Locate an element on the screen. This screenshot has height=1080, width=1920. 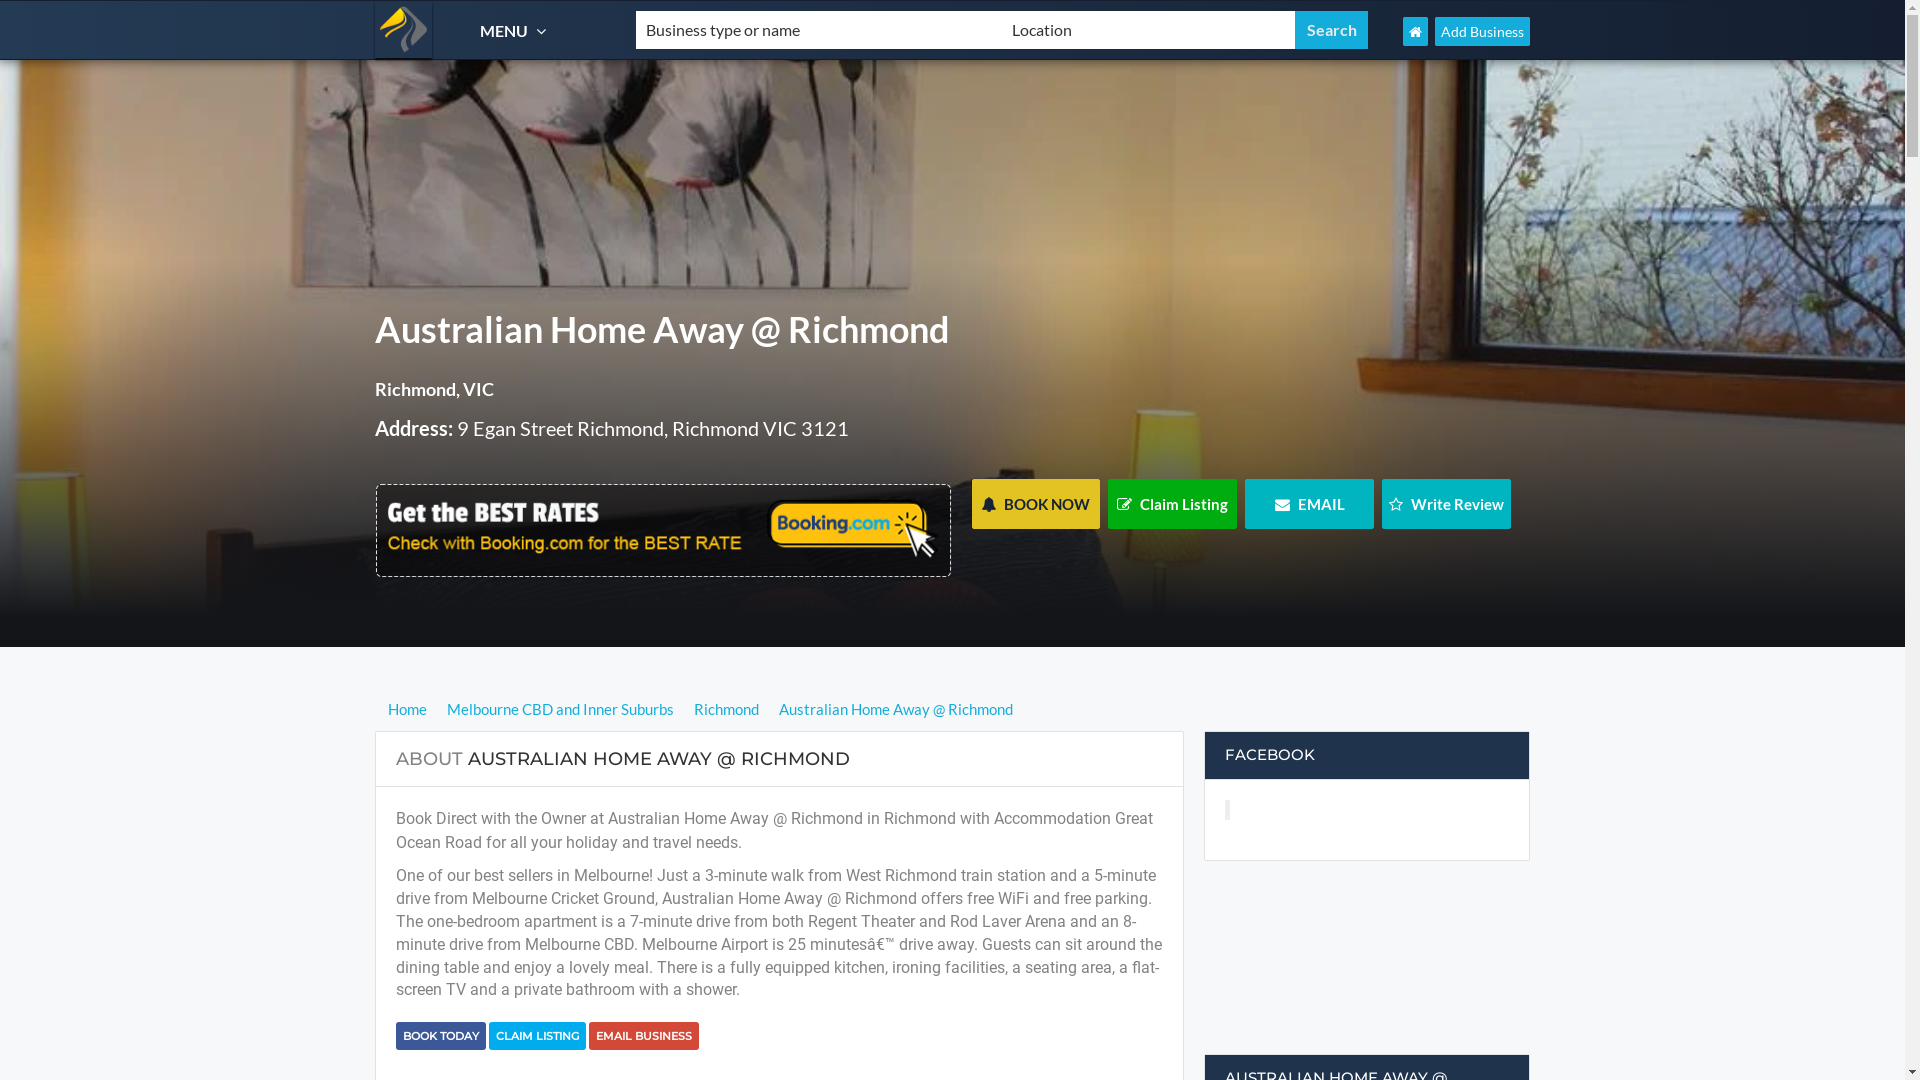
'Richmond' is located at coordinates (687, 708).